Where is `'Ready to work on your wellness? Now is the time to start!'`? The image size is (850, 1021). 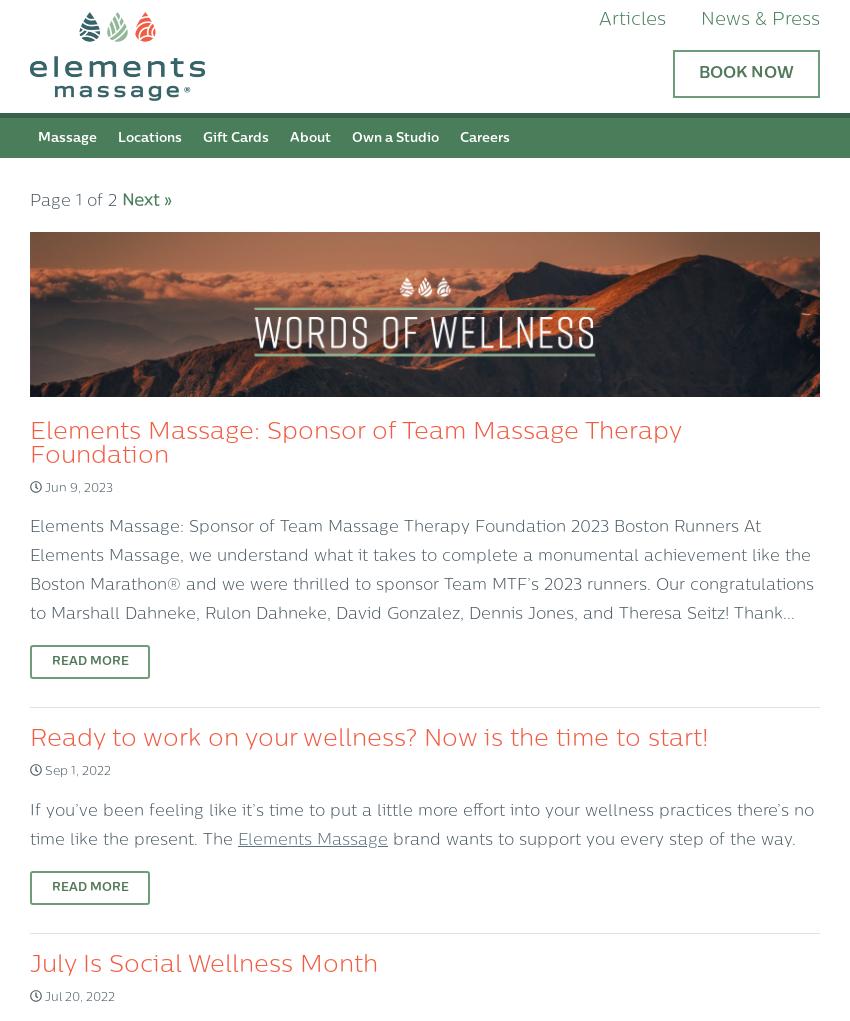 'Ready to work on your wellness? Now is the time to start!' is located at coordinates (29, 739).